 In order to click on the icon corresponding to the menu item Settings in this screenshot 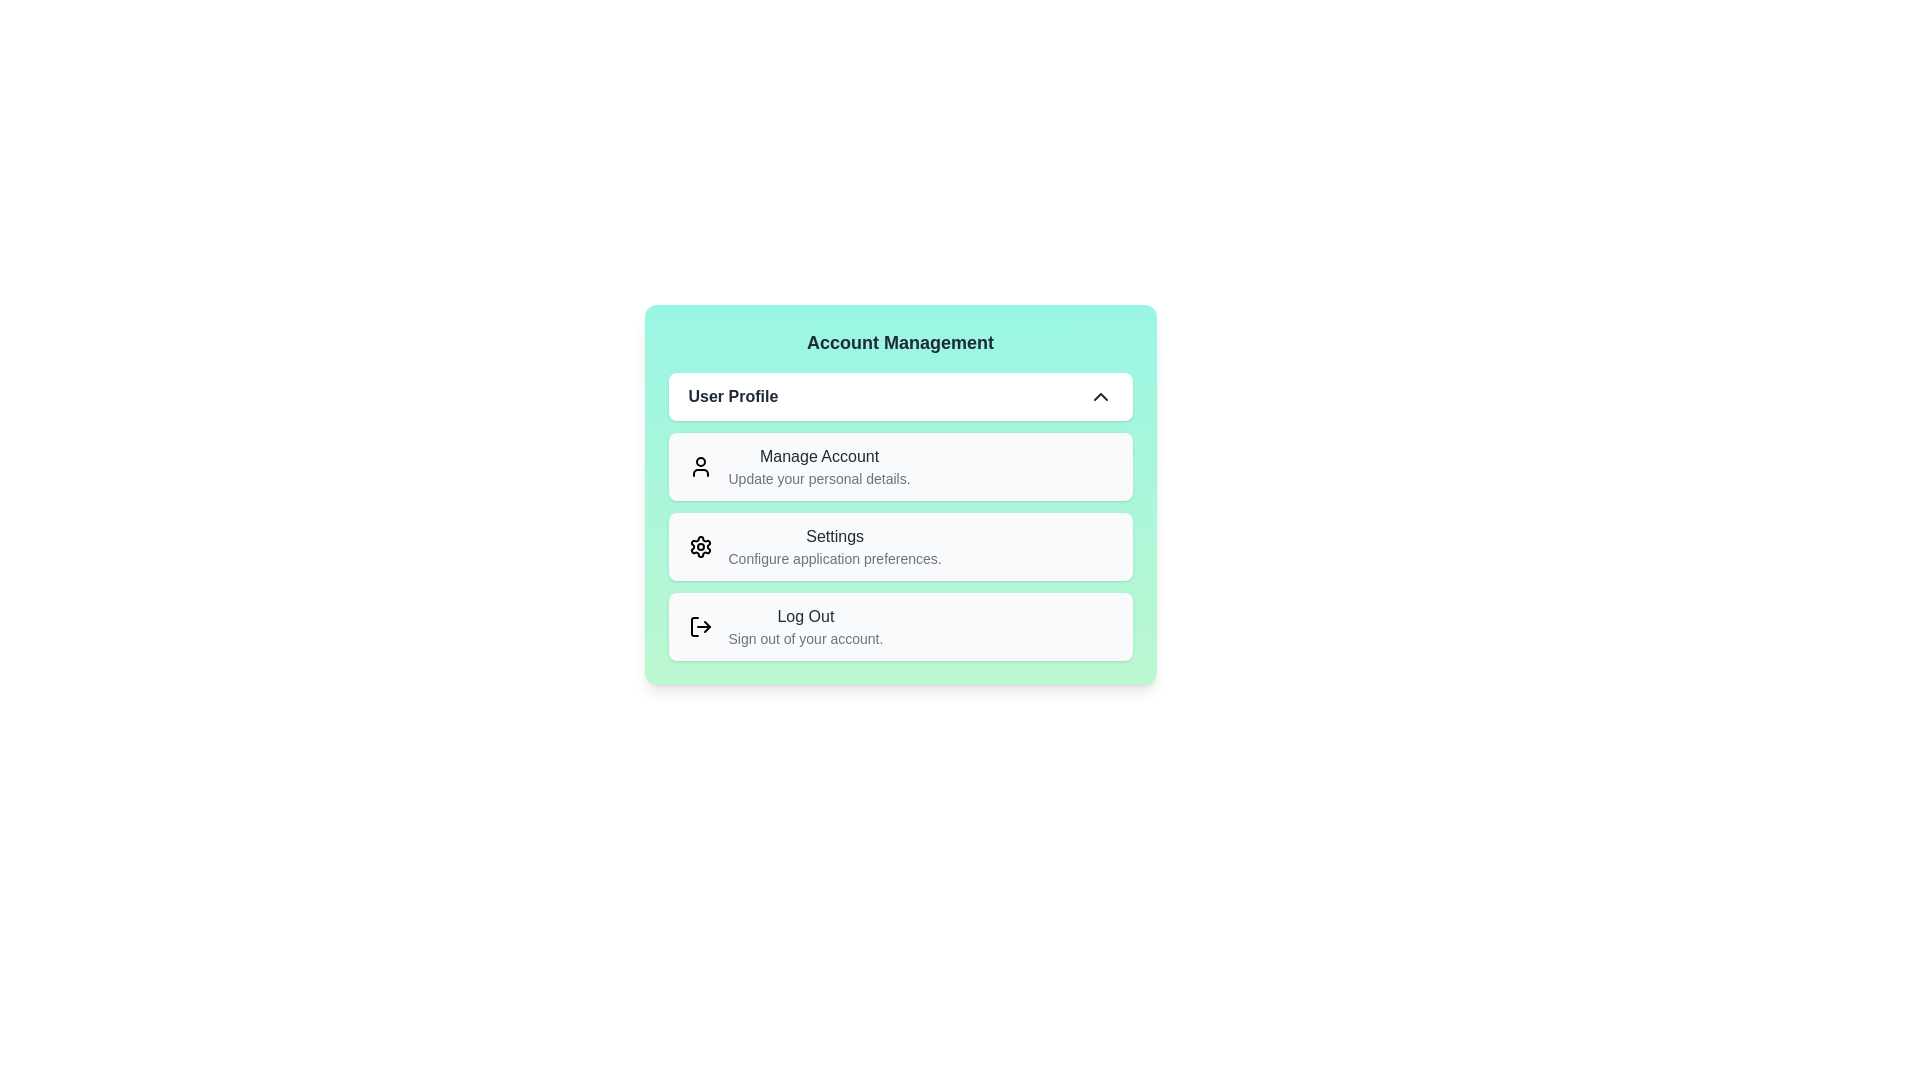, I will do `click(700, 547)`.